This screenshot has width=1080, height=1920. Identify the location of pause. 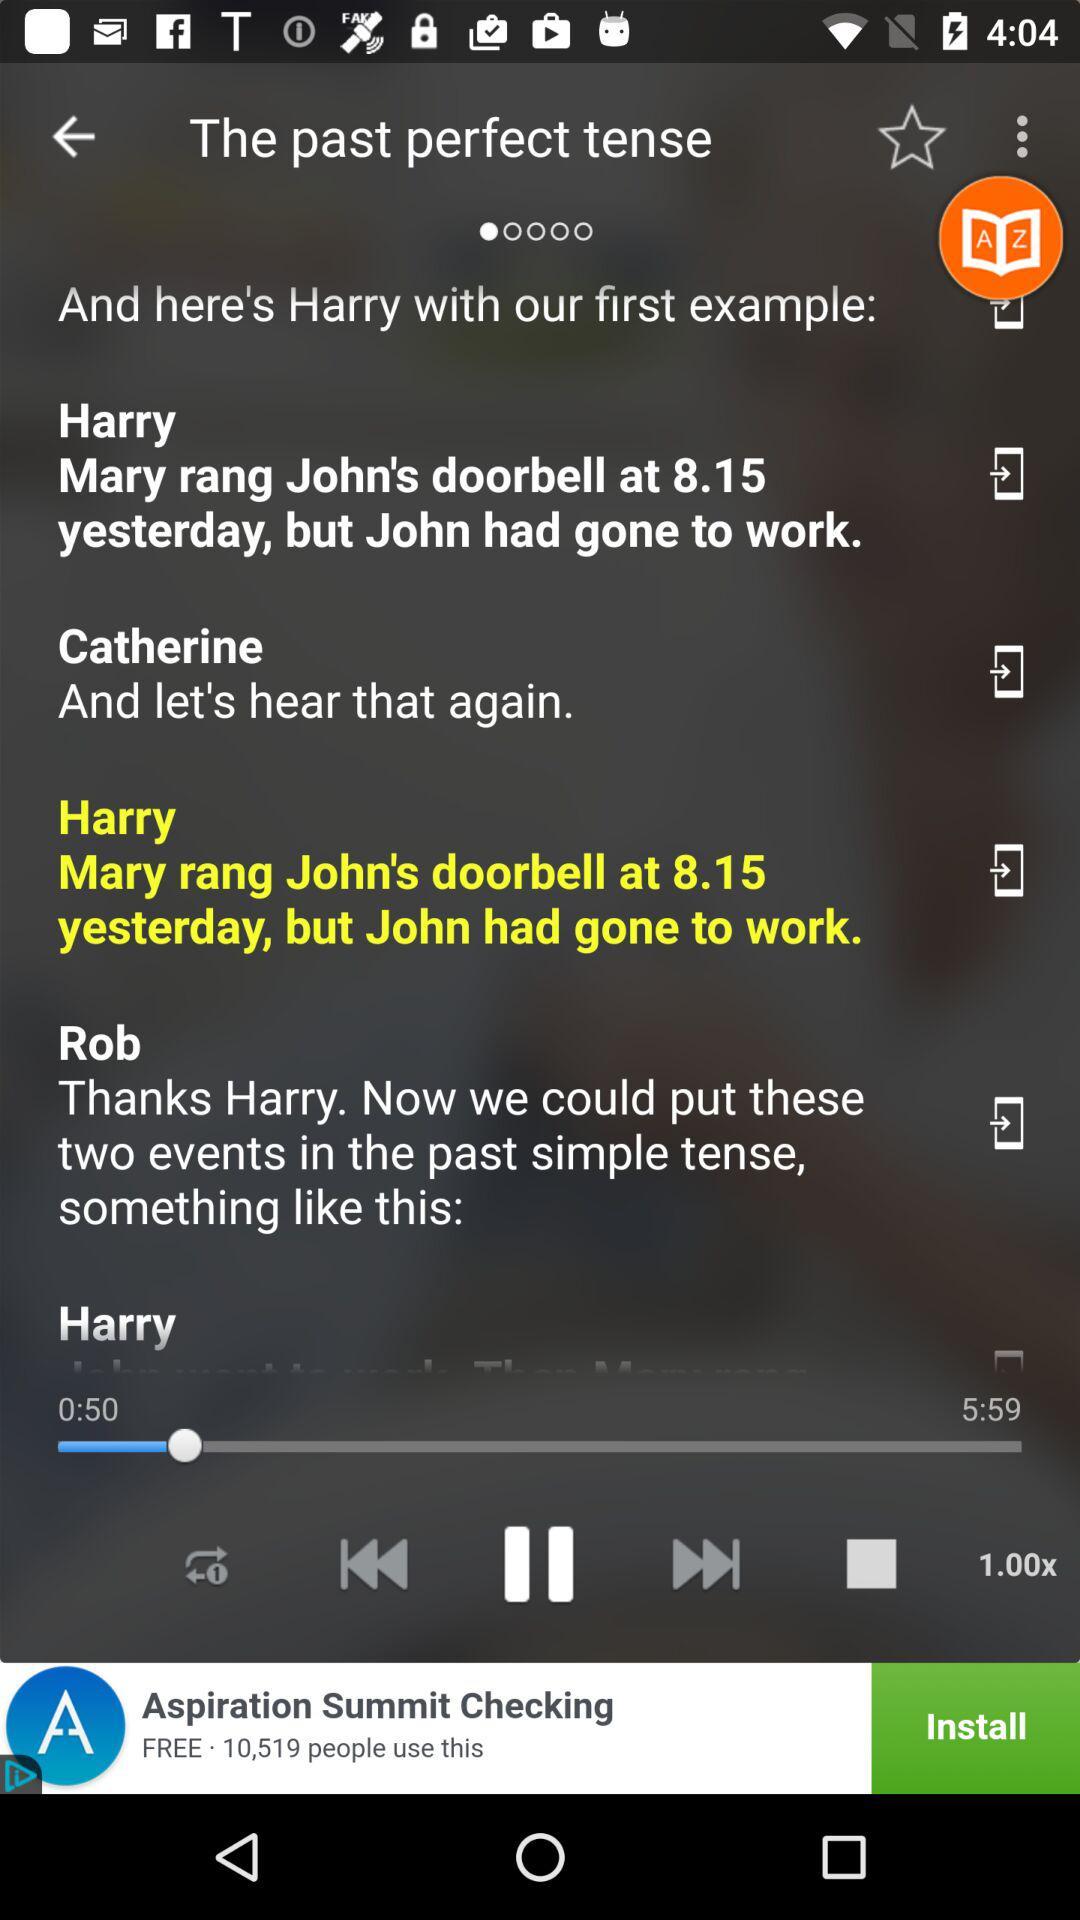
(537, 1562).